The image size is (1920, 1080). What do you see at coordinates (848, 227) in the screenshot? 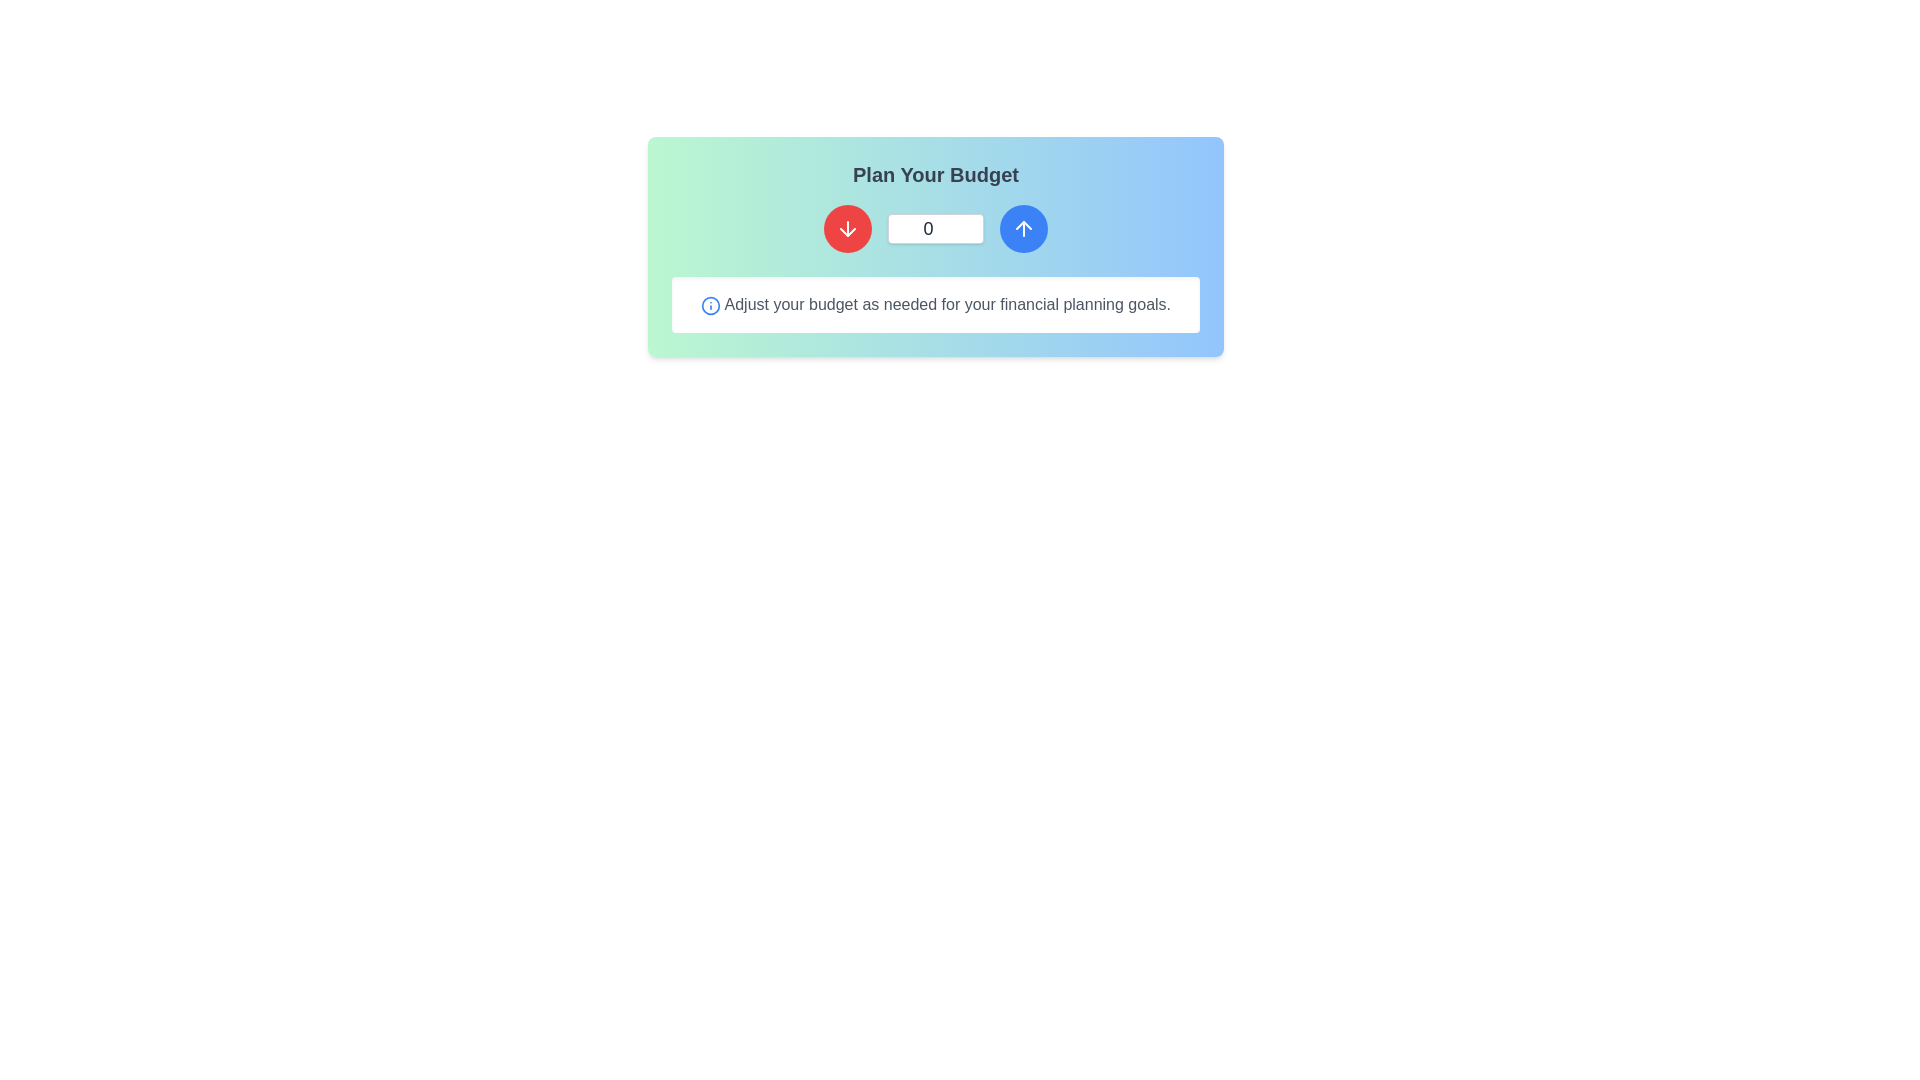
I see `the circular red button with a white downward arrow to activate its hover effect` at bounding box center [848, 227].